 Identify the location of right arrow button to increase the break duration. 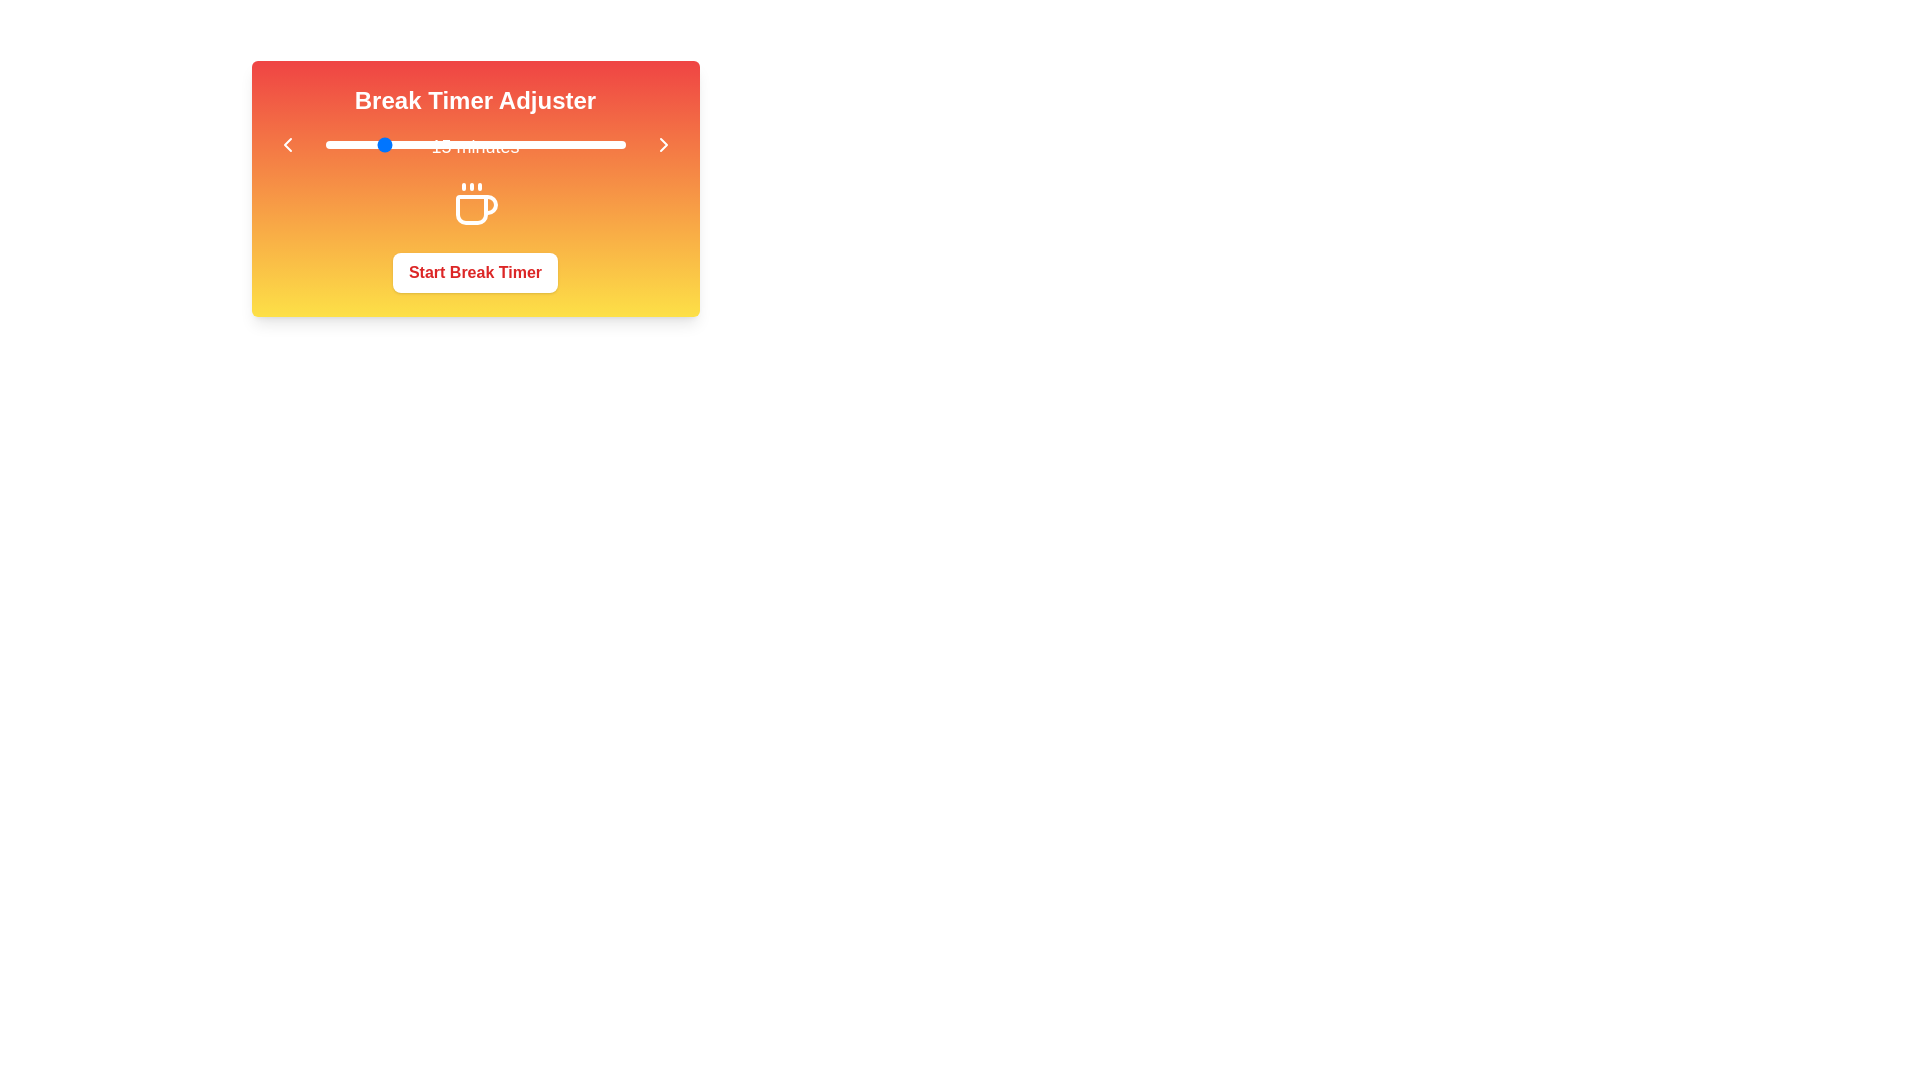
(663, 144).